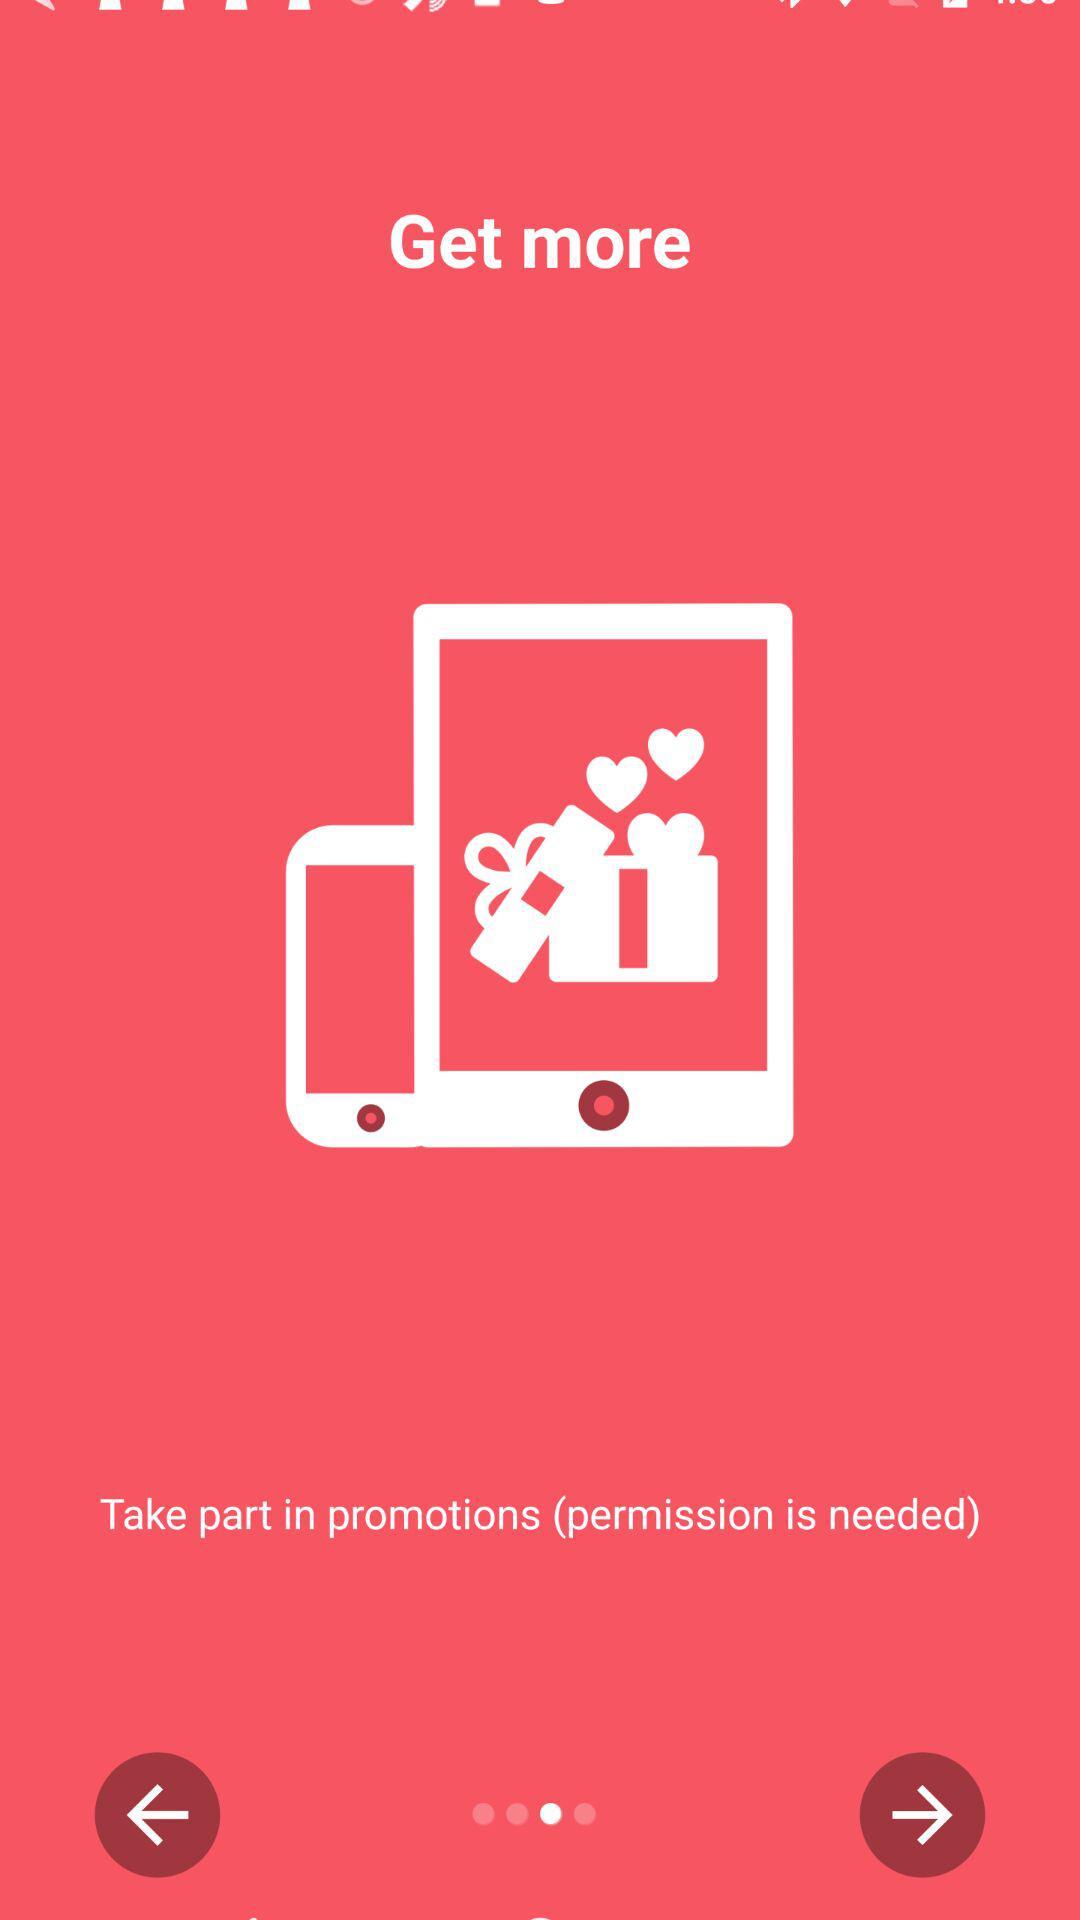 Image resolution: width=1080 pixels, height=1920 pixels. I want to click on next button, so click(922, 1814).